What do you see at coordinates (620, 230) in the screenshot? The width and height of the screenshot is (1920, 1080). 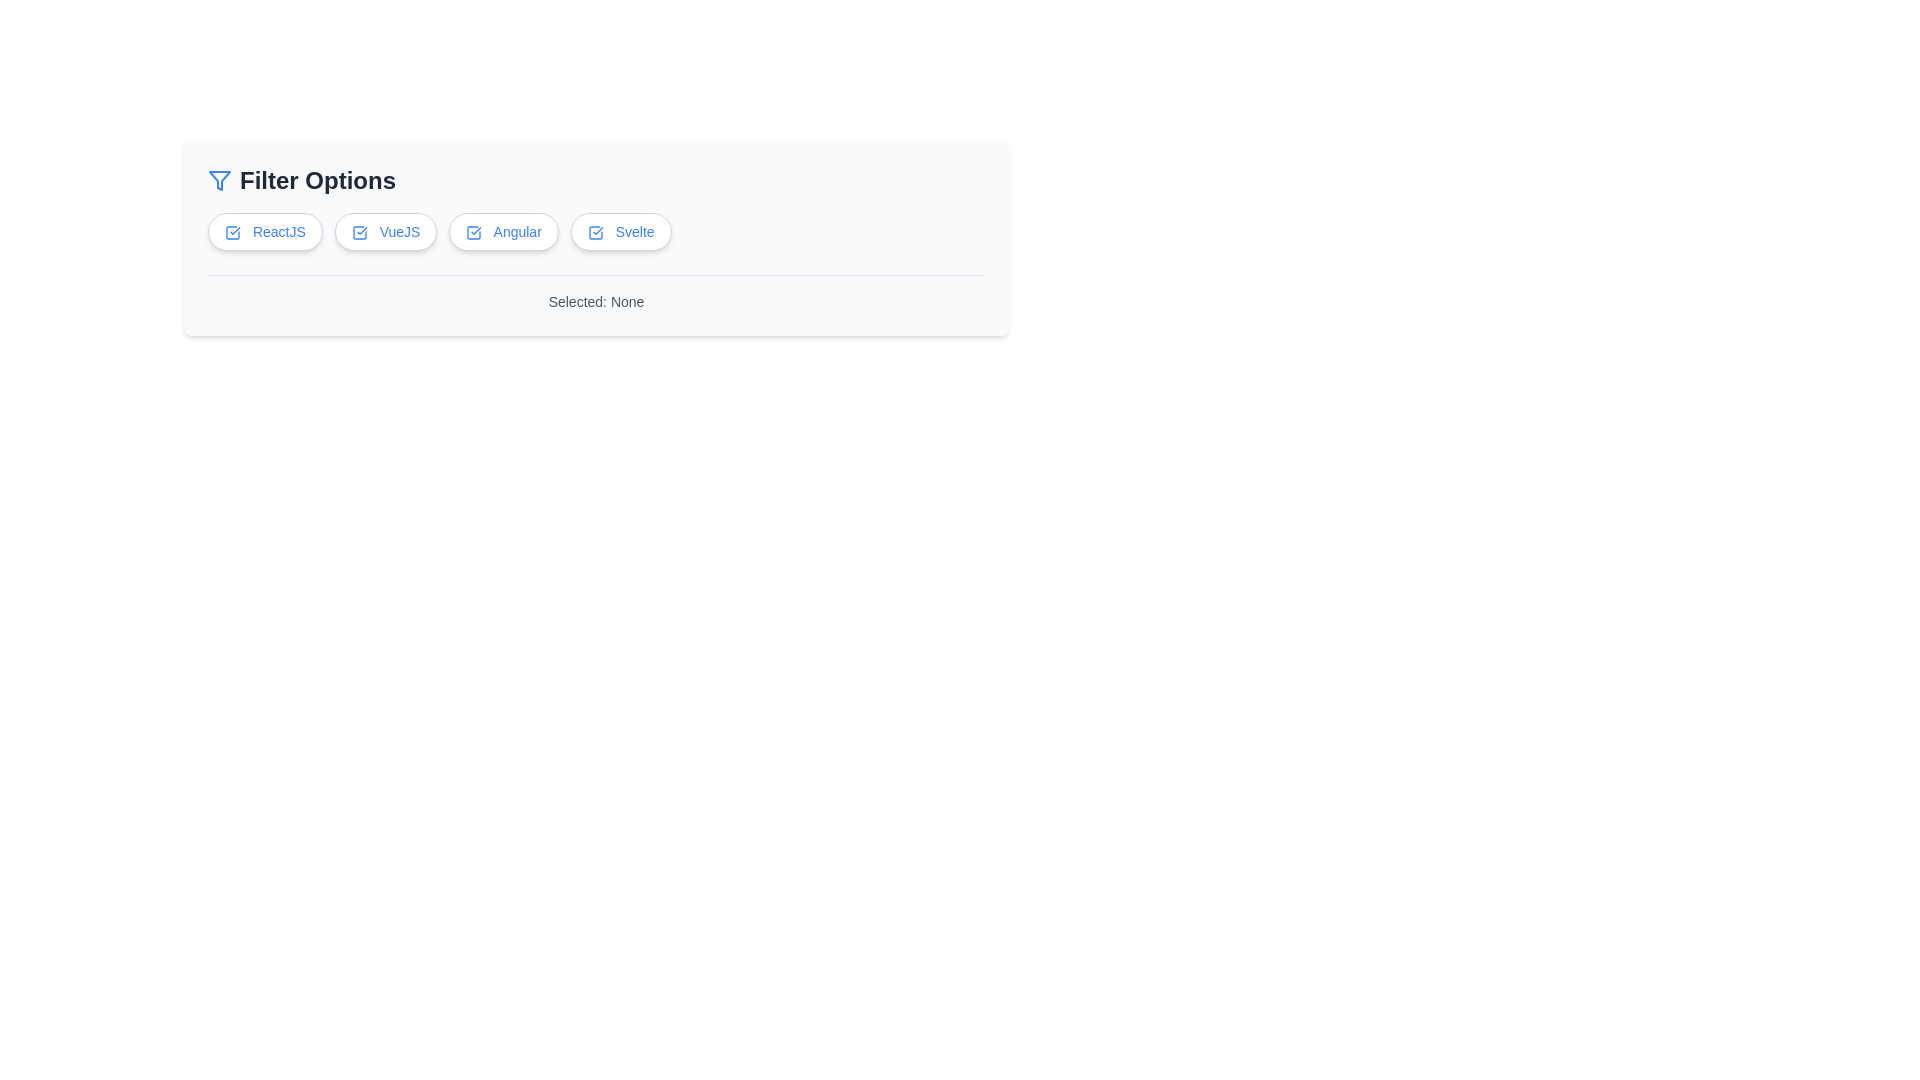 I see `the last button labeled 'Svelte' in the 'Filter Options' section` at bounding box center [620, 230].